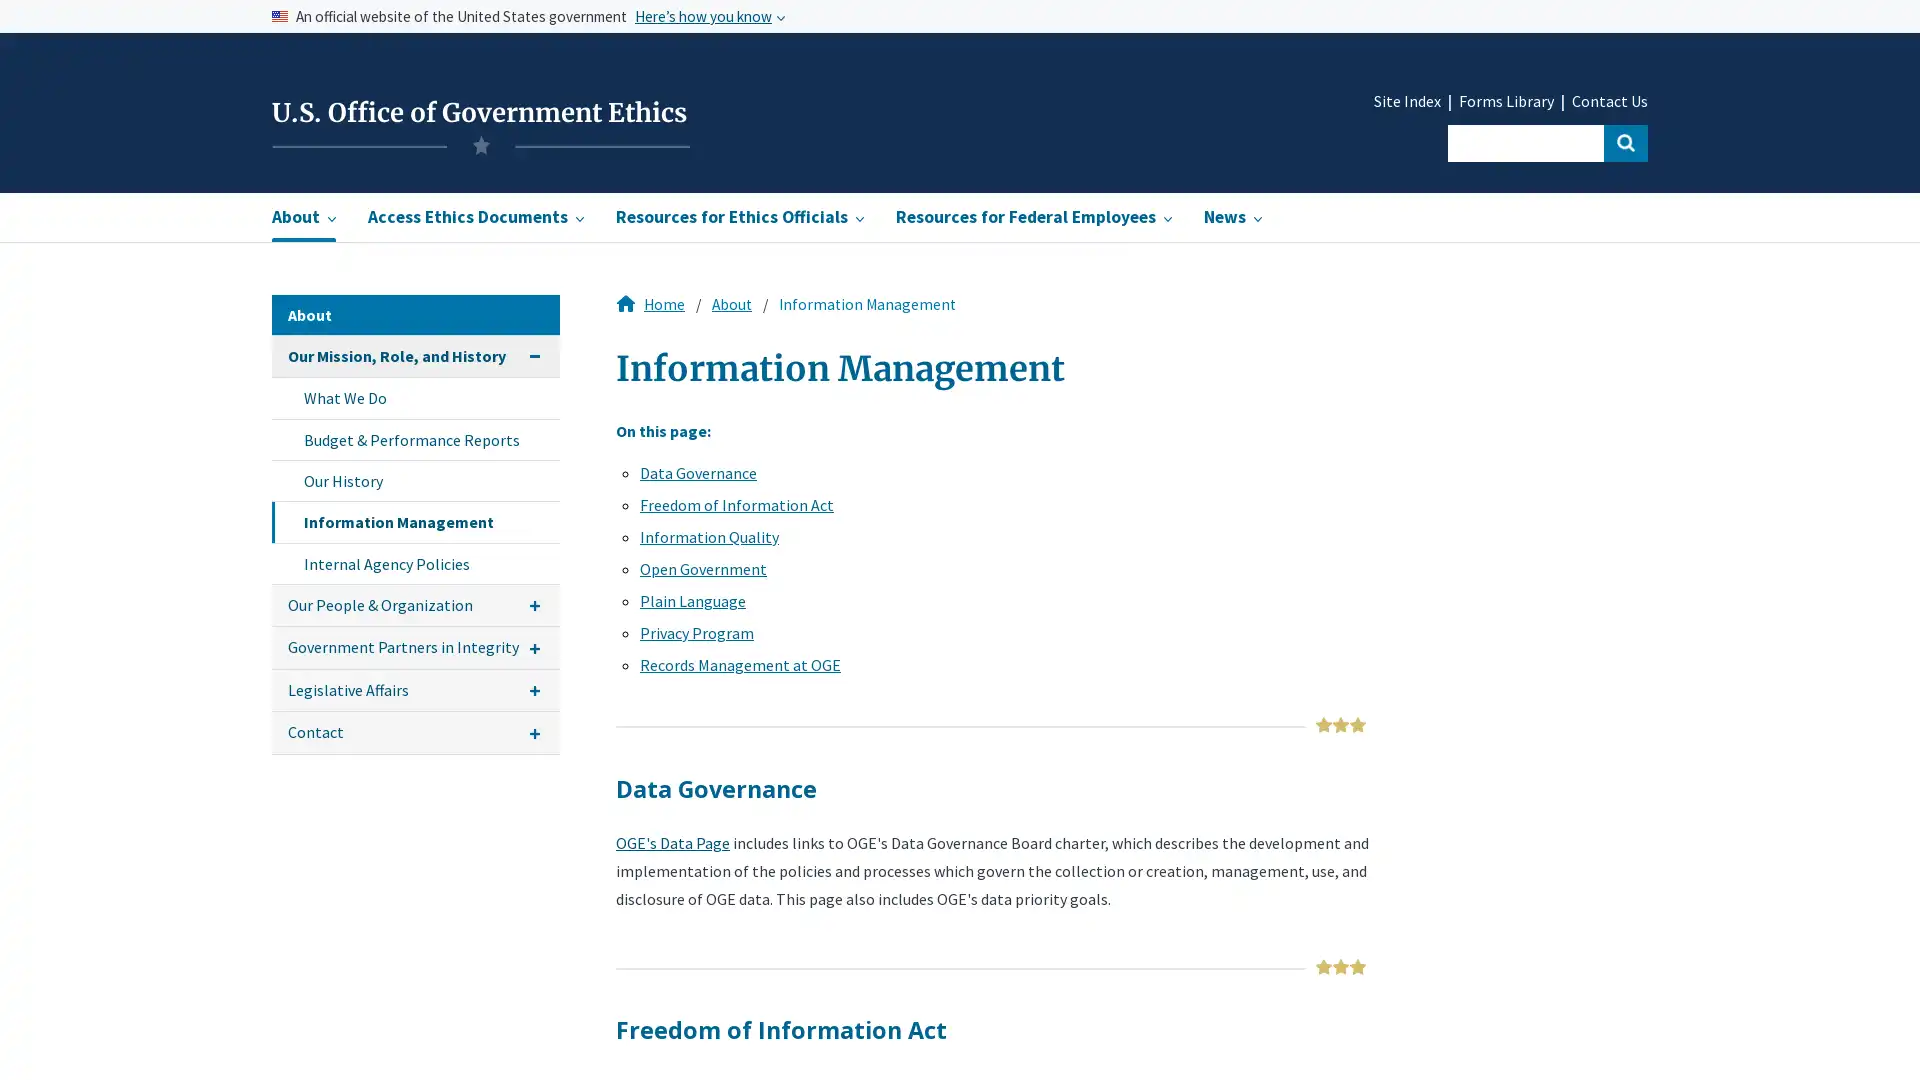 The height and width of the screenshot is (1080, 1920). I want to click on Resources for Federal Employees, so click(1033, 216).